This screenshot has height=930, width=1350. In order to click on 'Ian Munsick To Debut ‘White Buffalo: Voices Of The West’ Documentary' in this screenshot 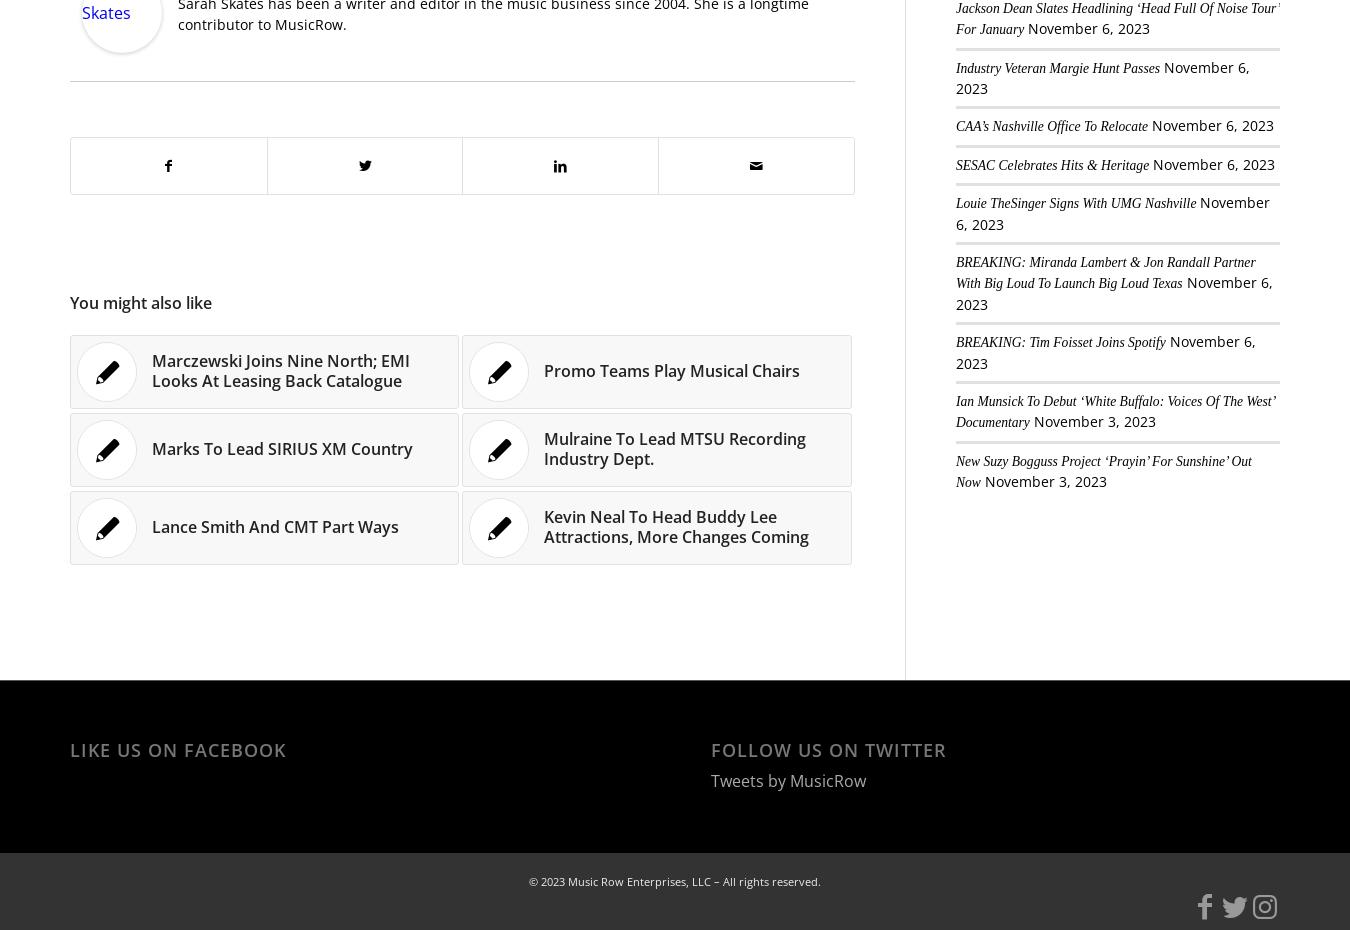, I will do `click(1114, 411)`.